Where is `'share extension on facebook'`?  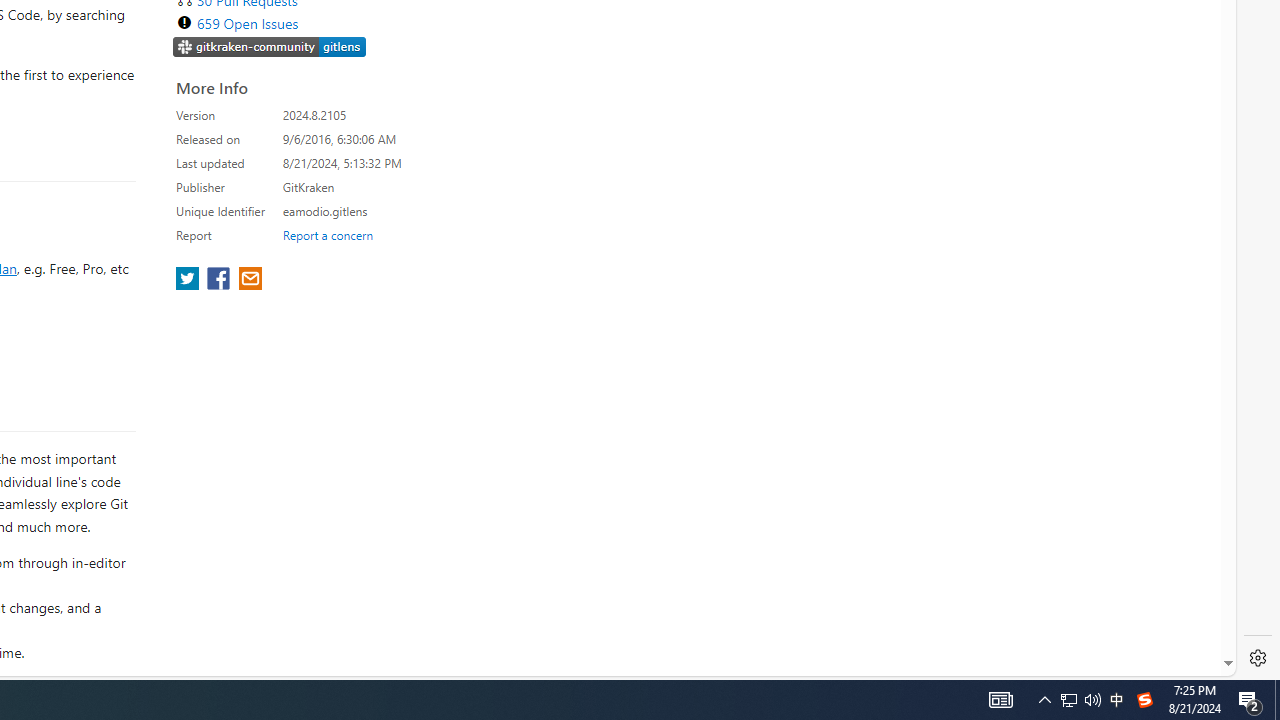 'share extension on facebook' is located at coordinates (220, 280).